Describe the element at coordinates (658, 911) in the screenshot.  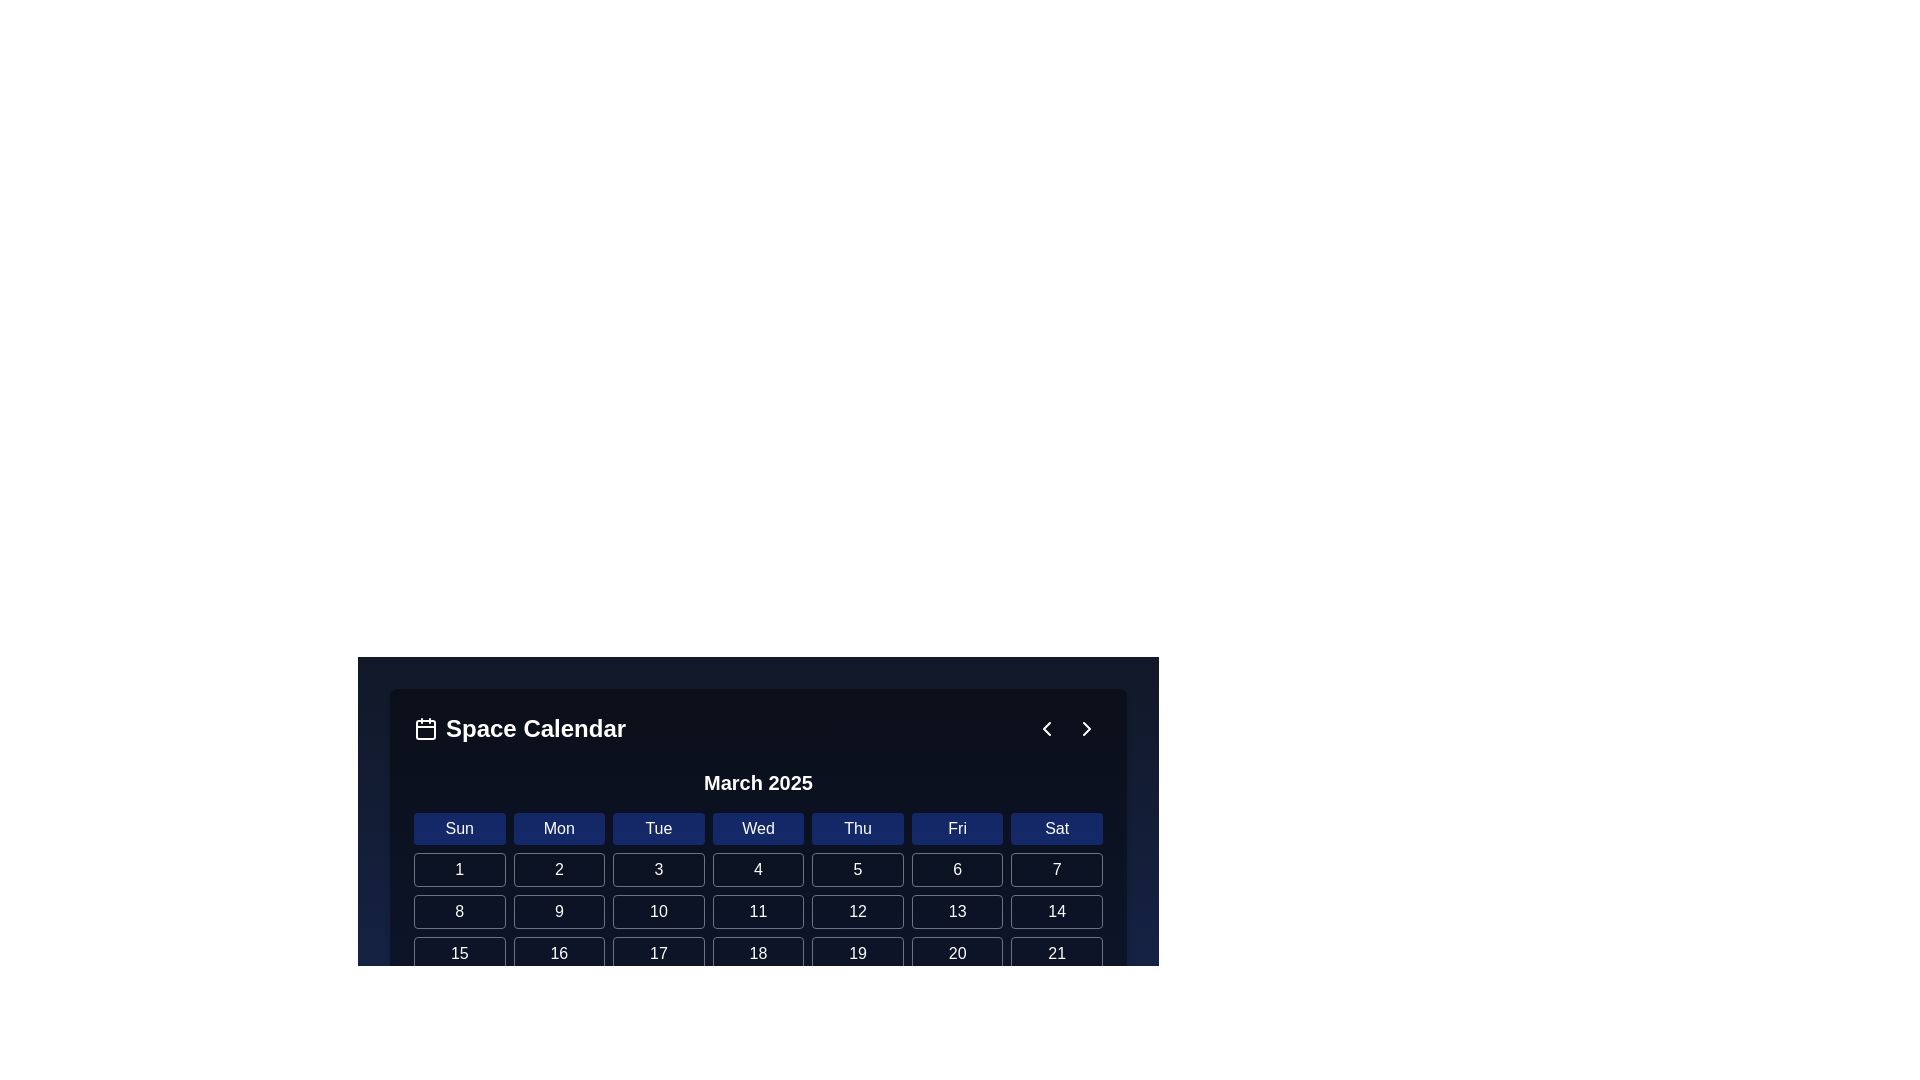
I see `the calendar cell displaying the number '10' in the second row, third column under the 'Tue' header` at that location.